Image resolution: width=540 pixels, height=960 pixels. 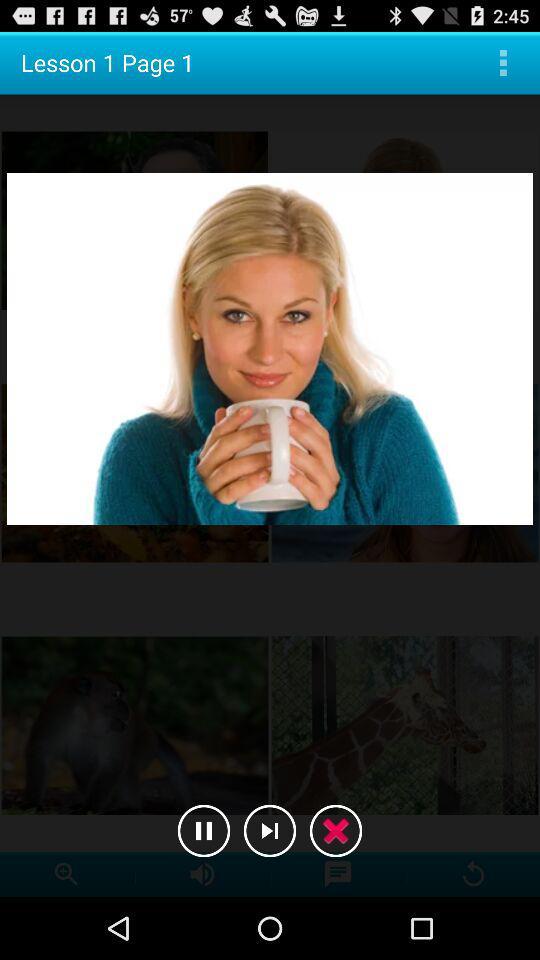 I want to click on the close icon, so click(x=335, y=888).